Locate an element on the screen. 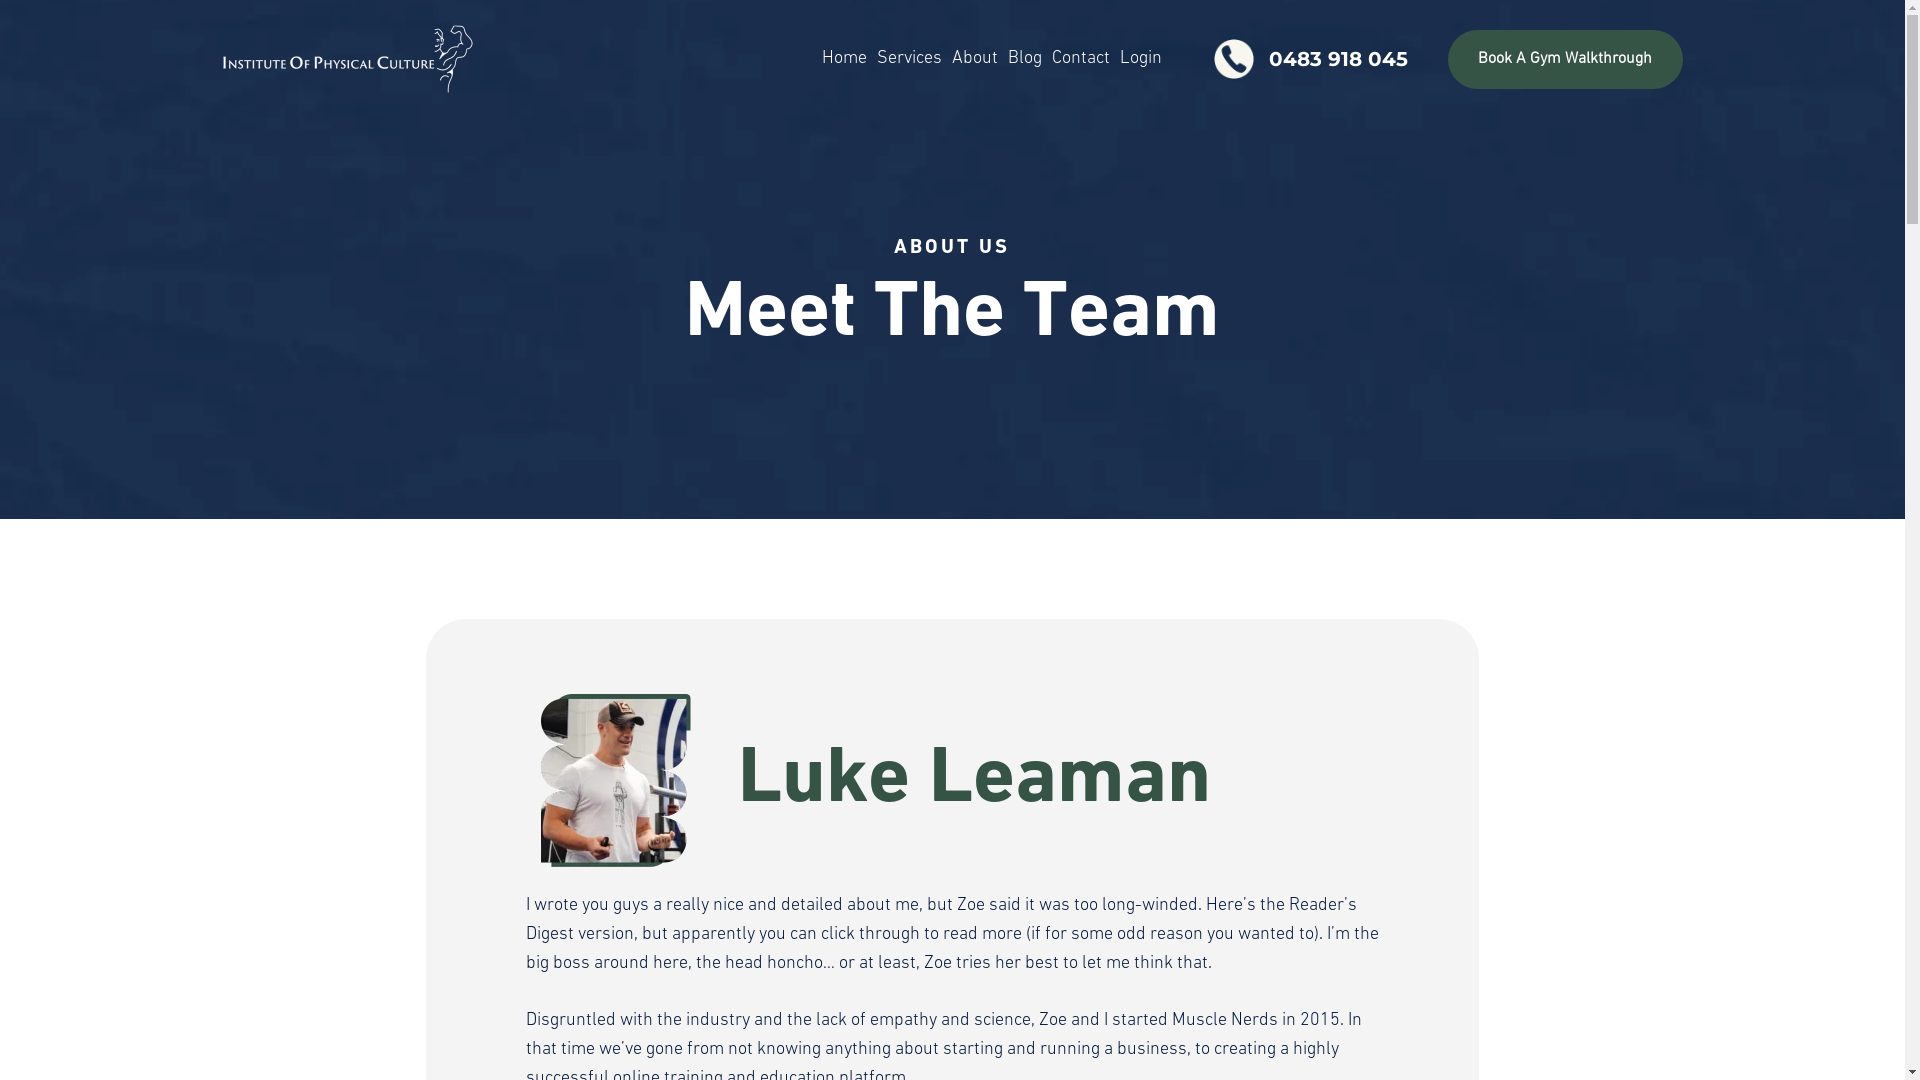 This screenshot has width=1920, height=1080. '0483 918 045' is located at coordinates (1307, 57).